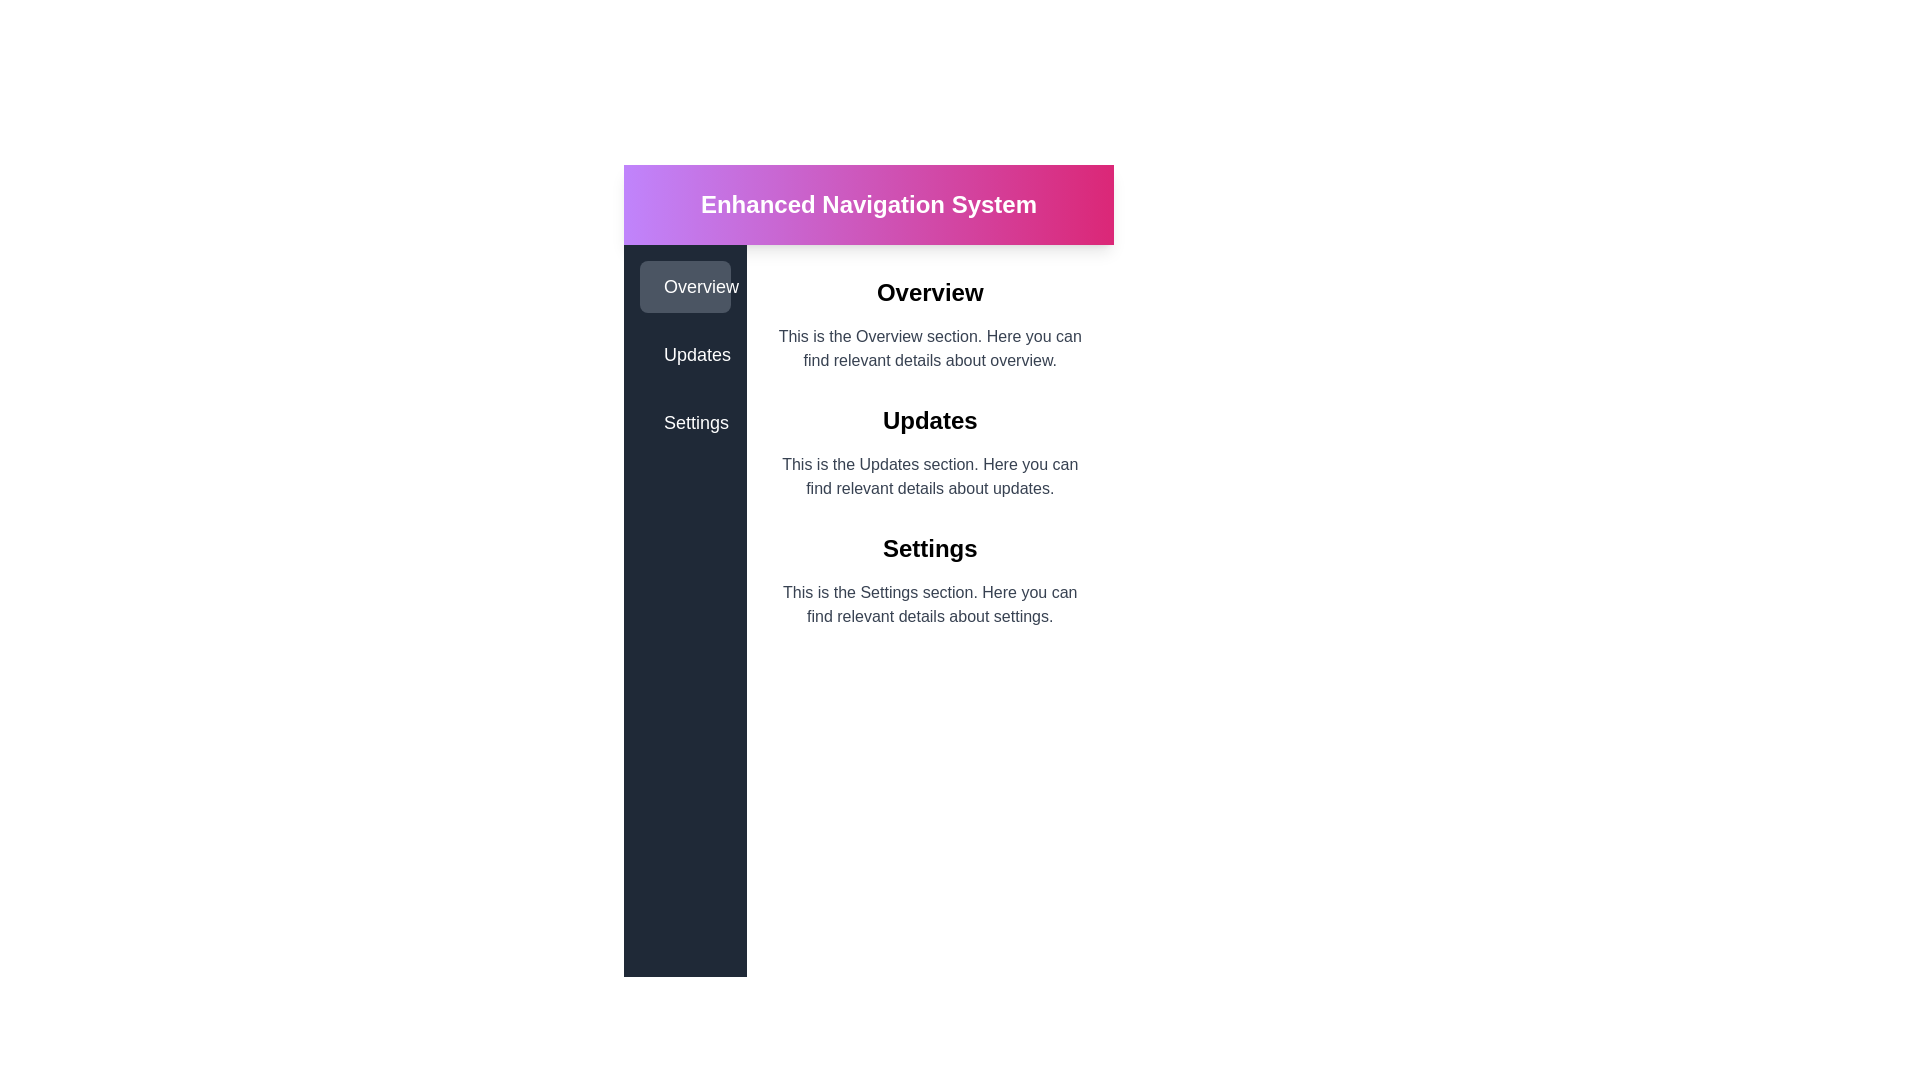  I want to click on description in the 'Settings' section, which is the third section in the vertical layout, displaying a bold title and a detailed description below, so click(929, 581).